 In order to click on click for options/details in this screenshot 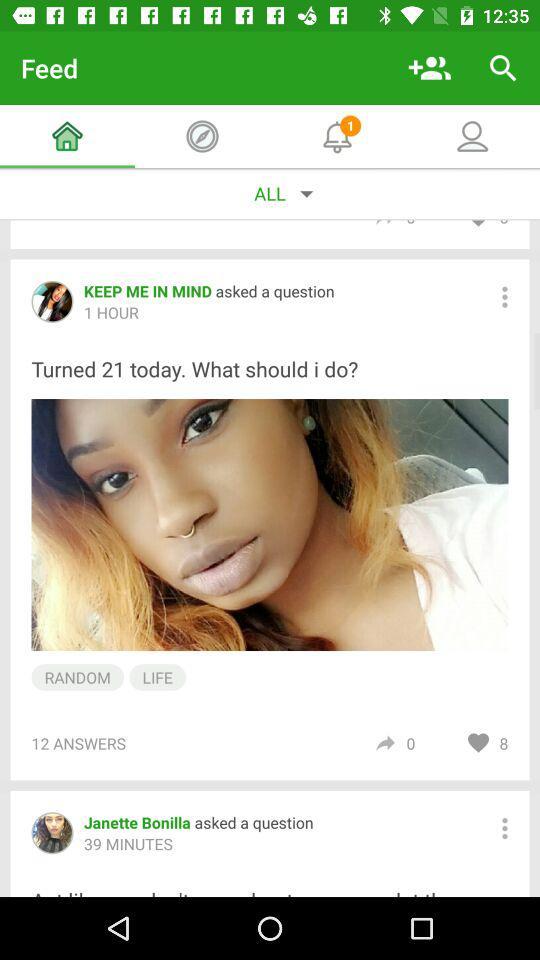, I will do `click(503, 828)`.